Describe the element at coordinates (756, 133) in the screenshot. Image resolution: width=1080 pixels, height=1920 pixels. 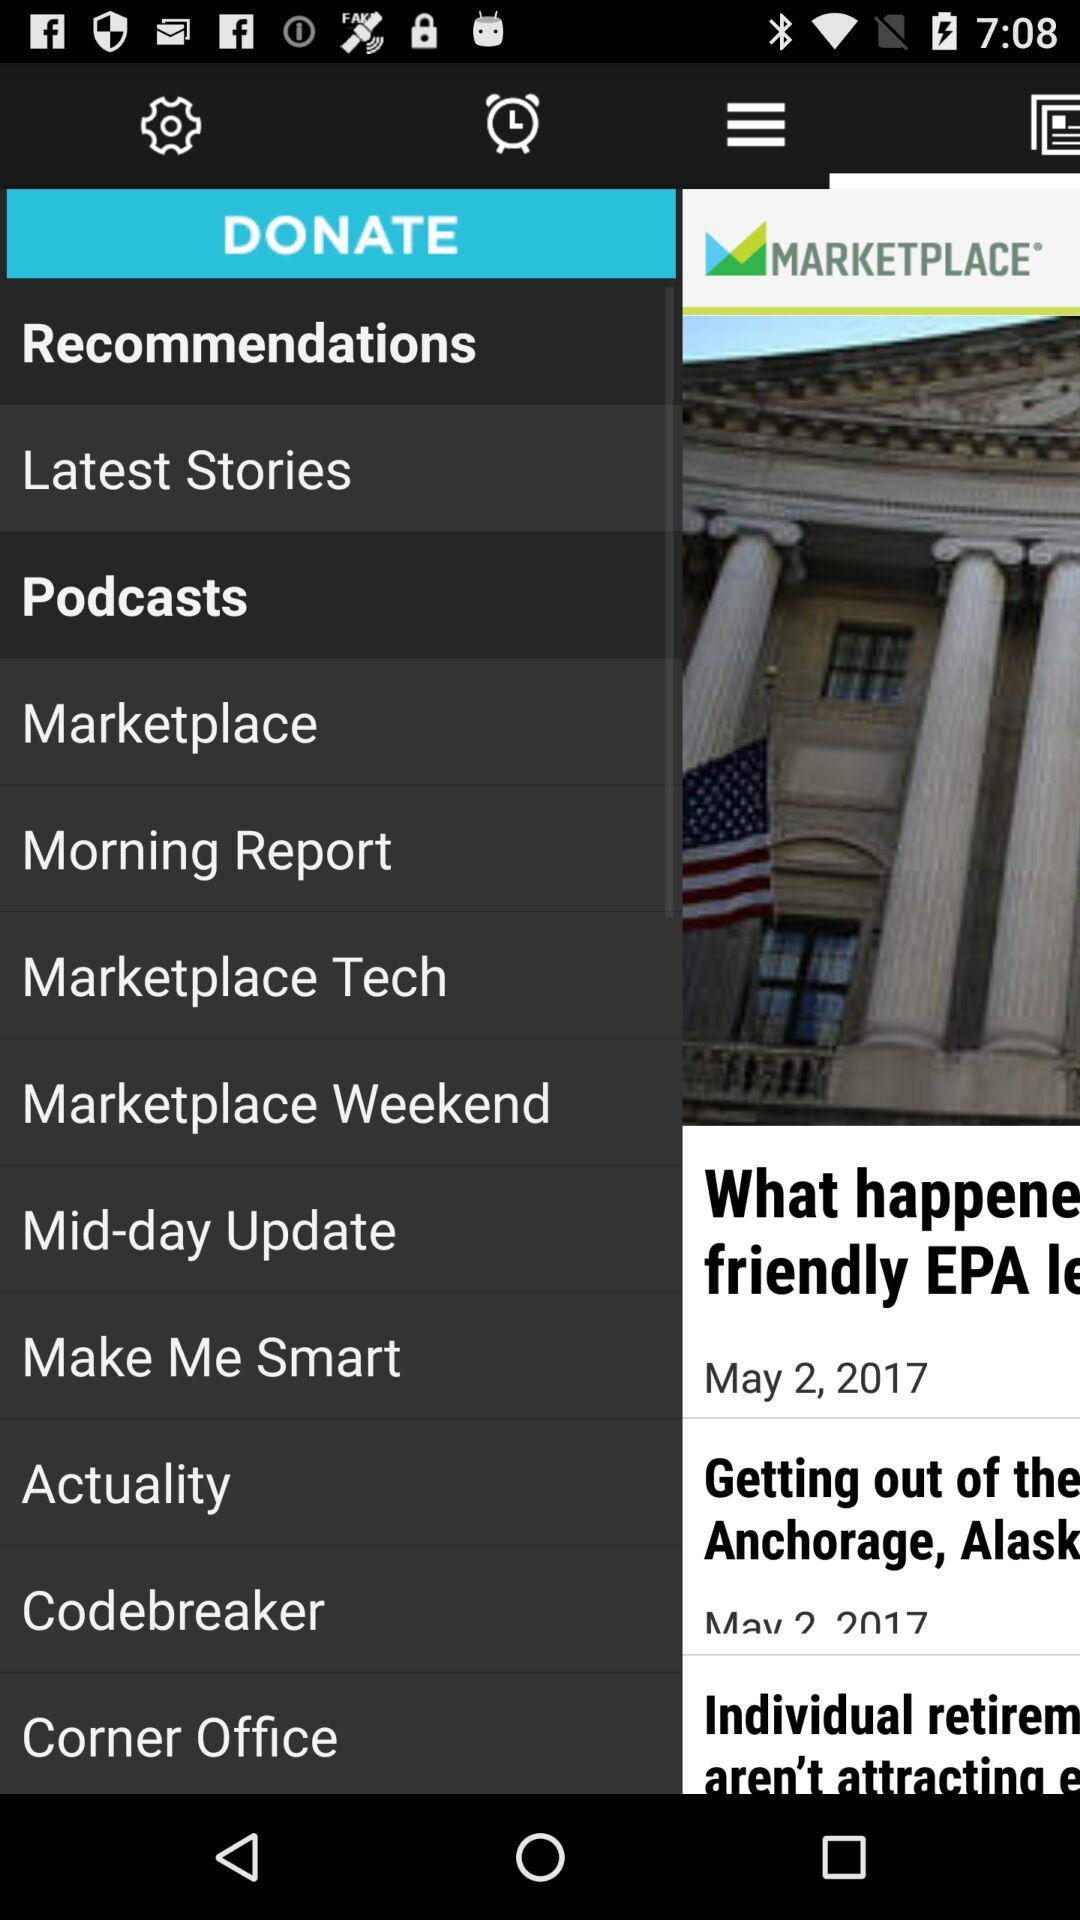
I see `the menu icon` at that location.